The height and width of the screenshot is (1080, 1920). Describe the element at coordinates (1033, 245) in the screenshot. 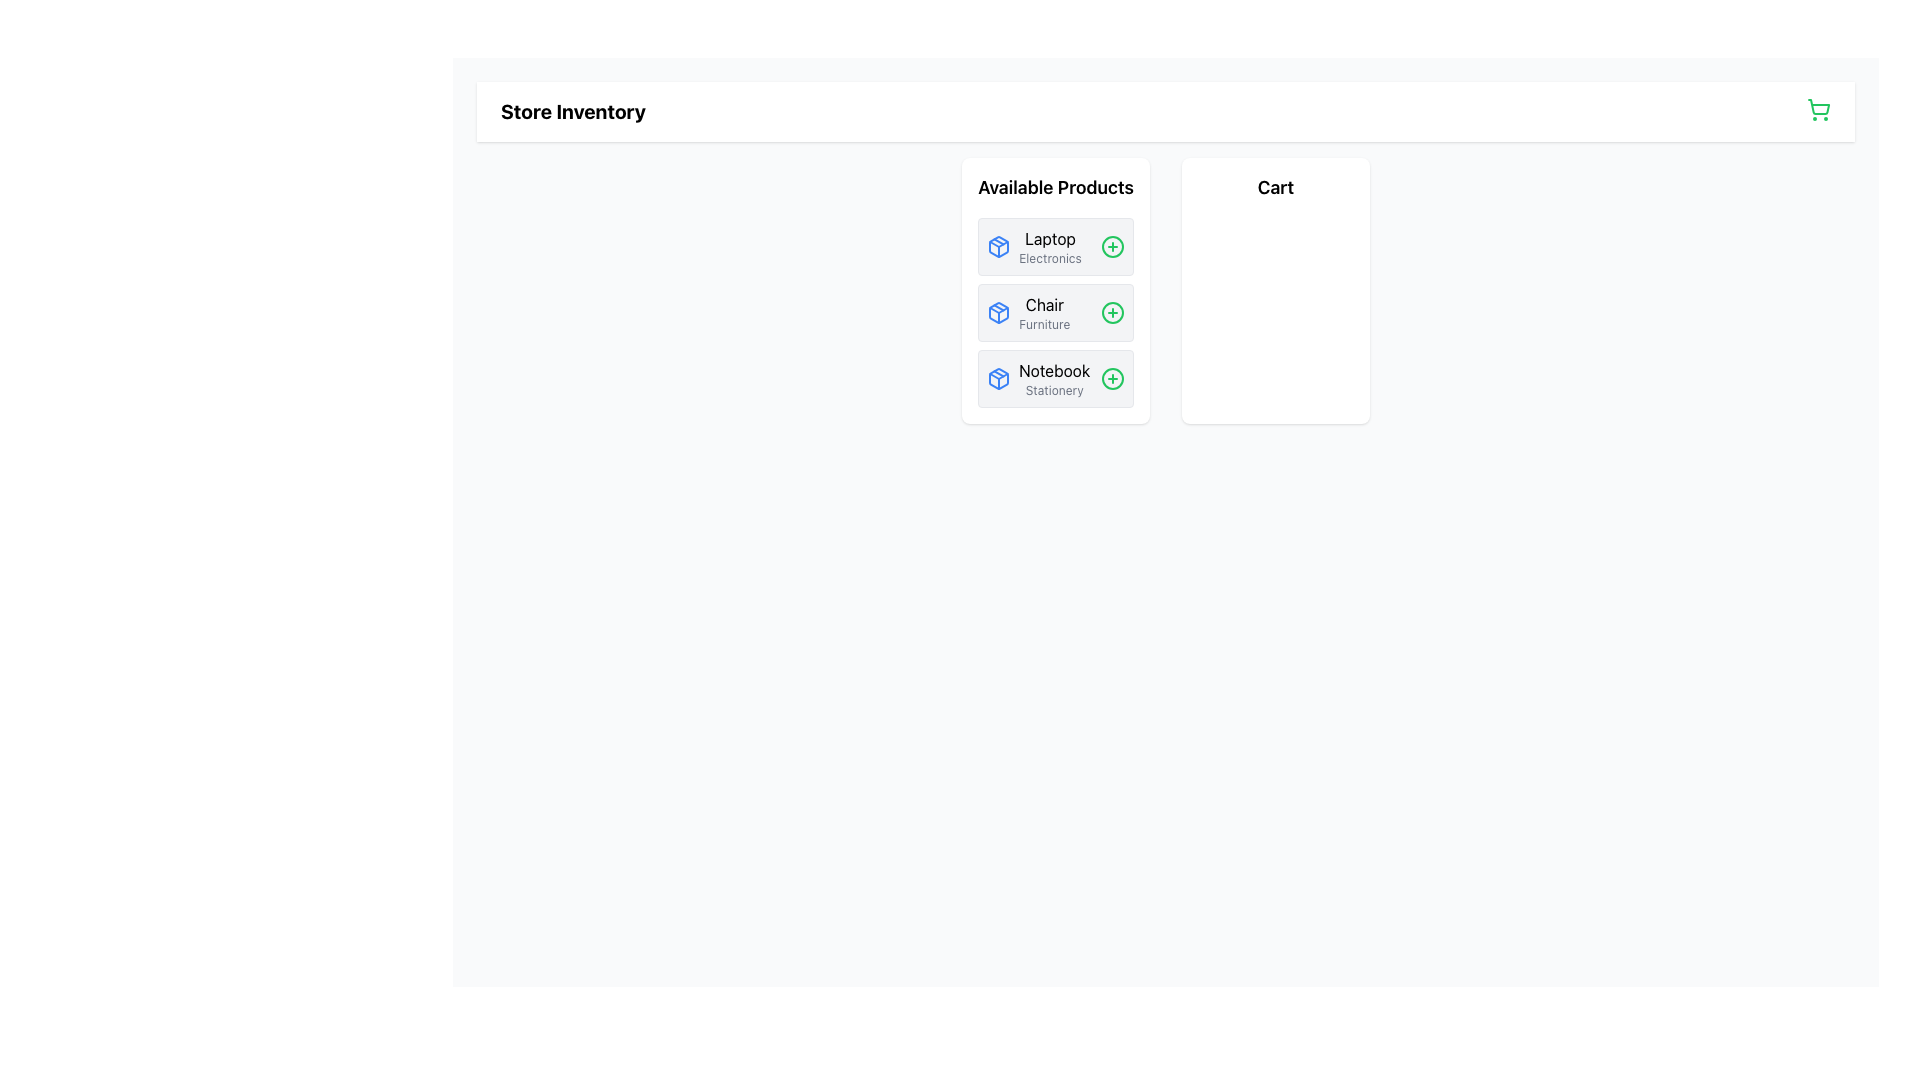

I see `the 'Laptop' product entry in the 'Available Products' list` at that location.